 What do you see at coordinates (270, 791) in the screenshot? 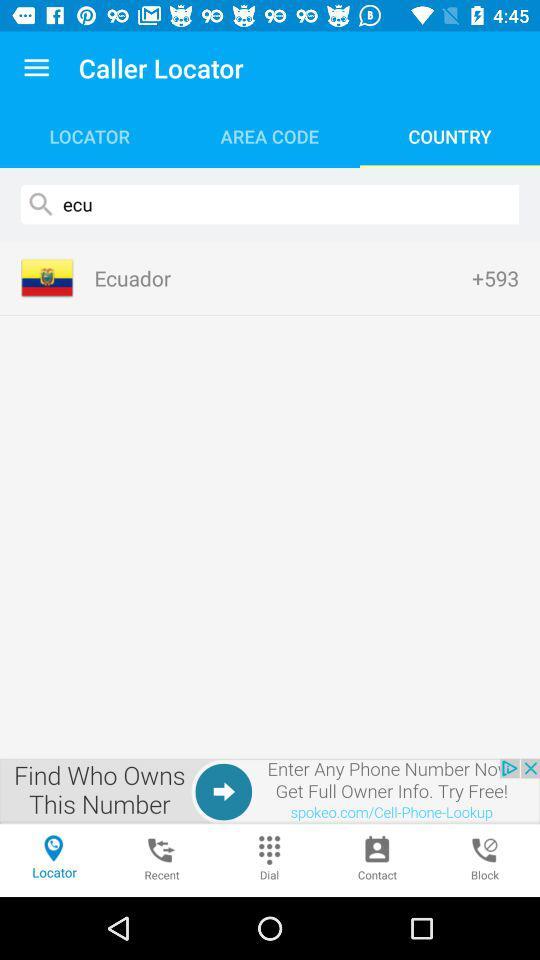
I see `click advertisement` at bounding box center [270, 791].